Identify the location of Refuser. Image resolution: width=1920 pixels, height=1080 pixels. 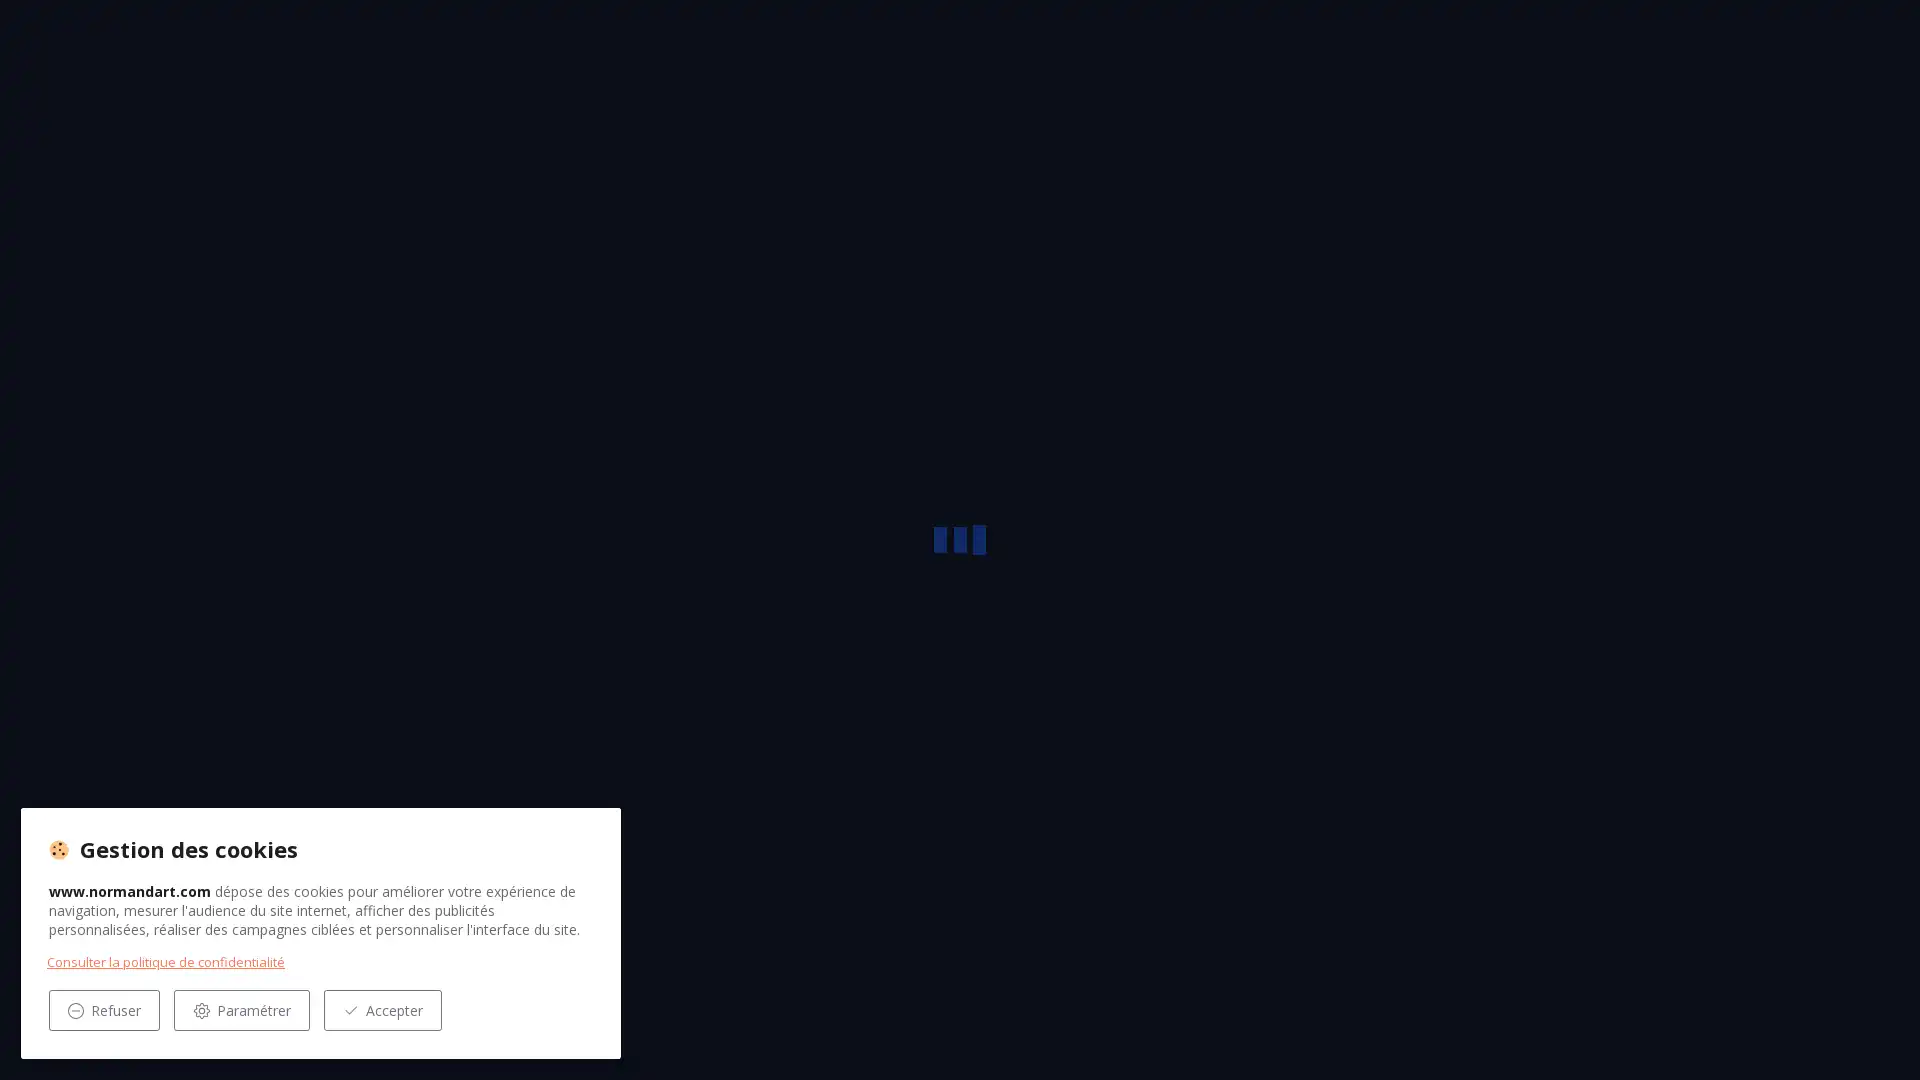
(103, 1010).